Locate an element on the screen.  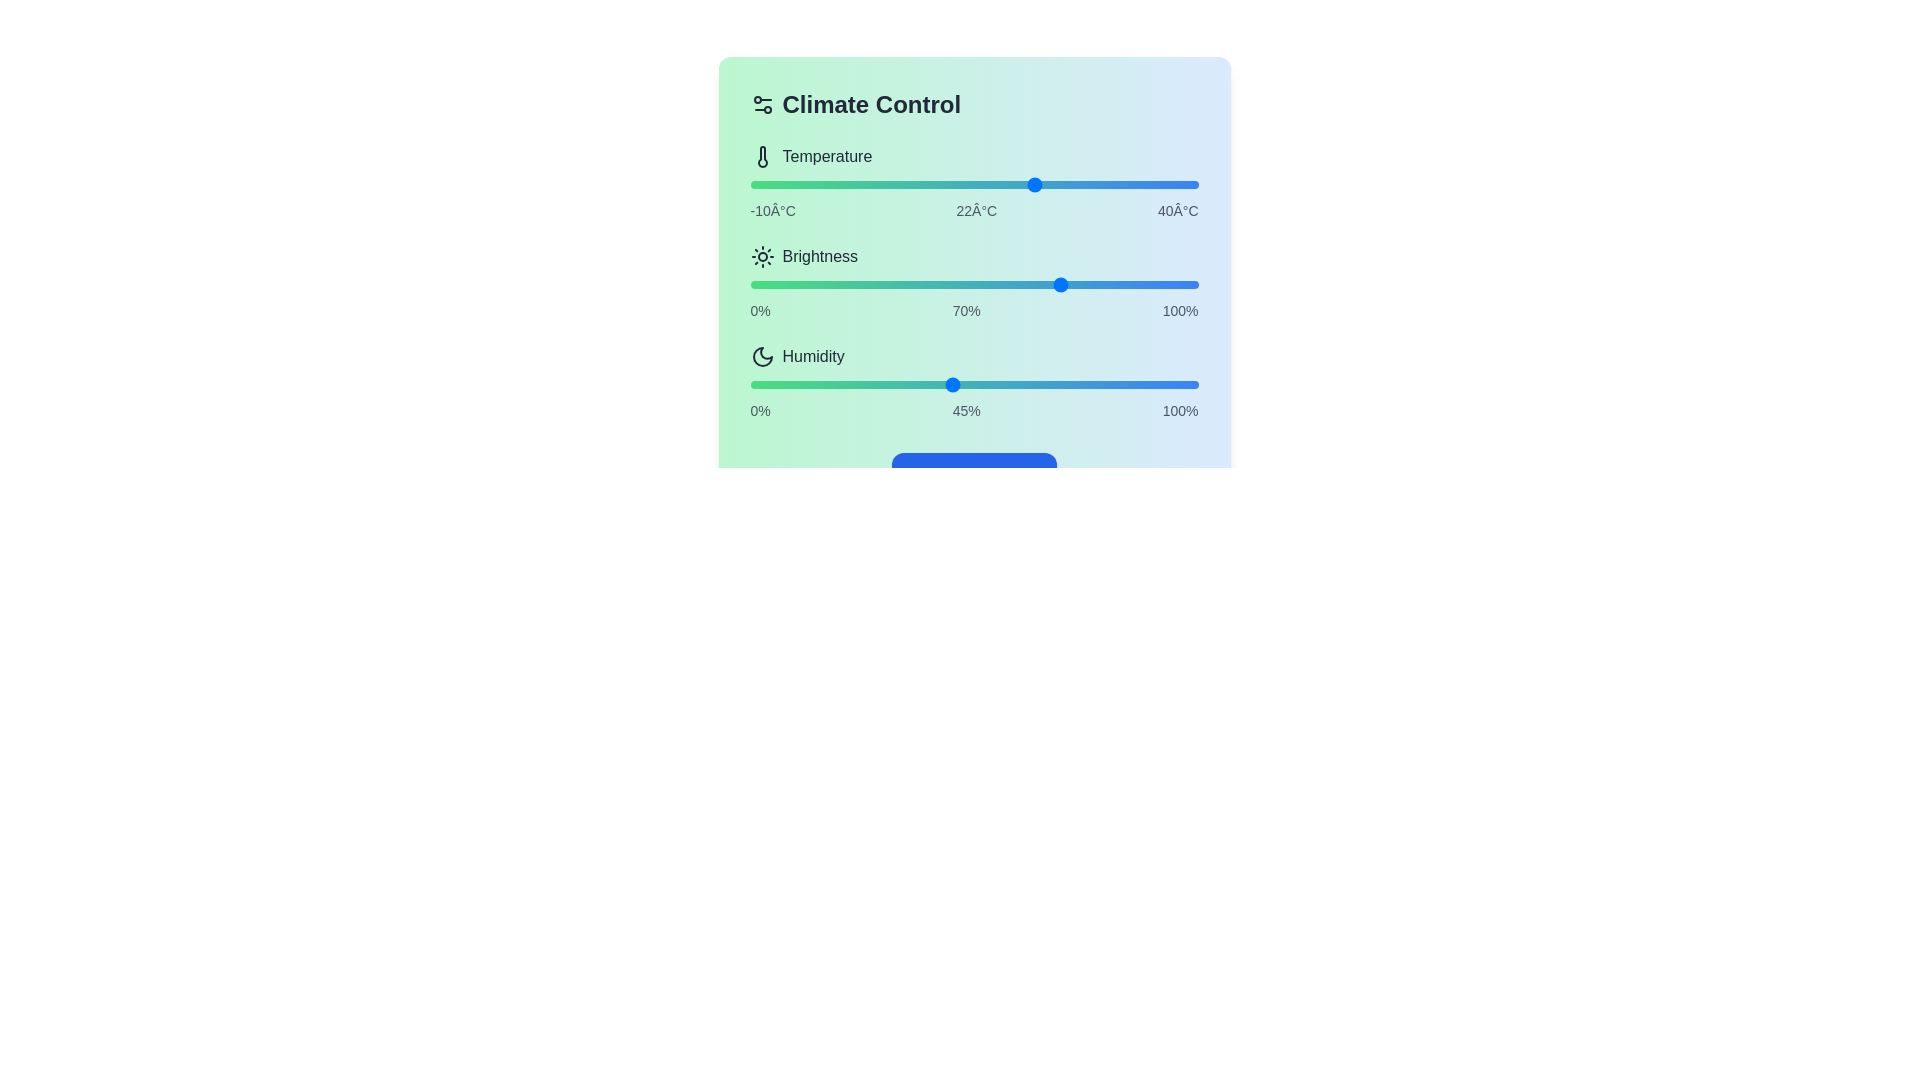
the static text label displaying '100%' which is positioned at the far right end of the group of similar labels under the 'Humidity' slider component is located at coordinates (1180, 410).